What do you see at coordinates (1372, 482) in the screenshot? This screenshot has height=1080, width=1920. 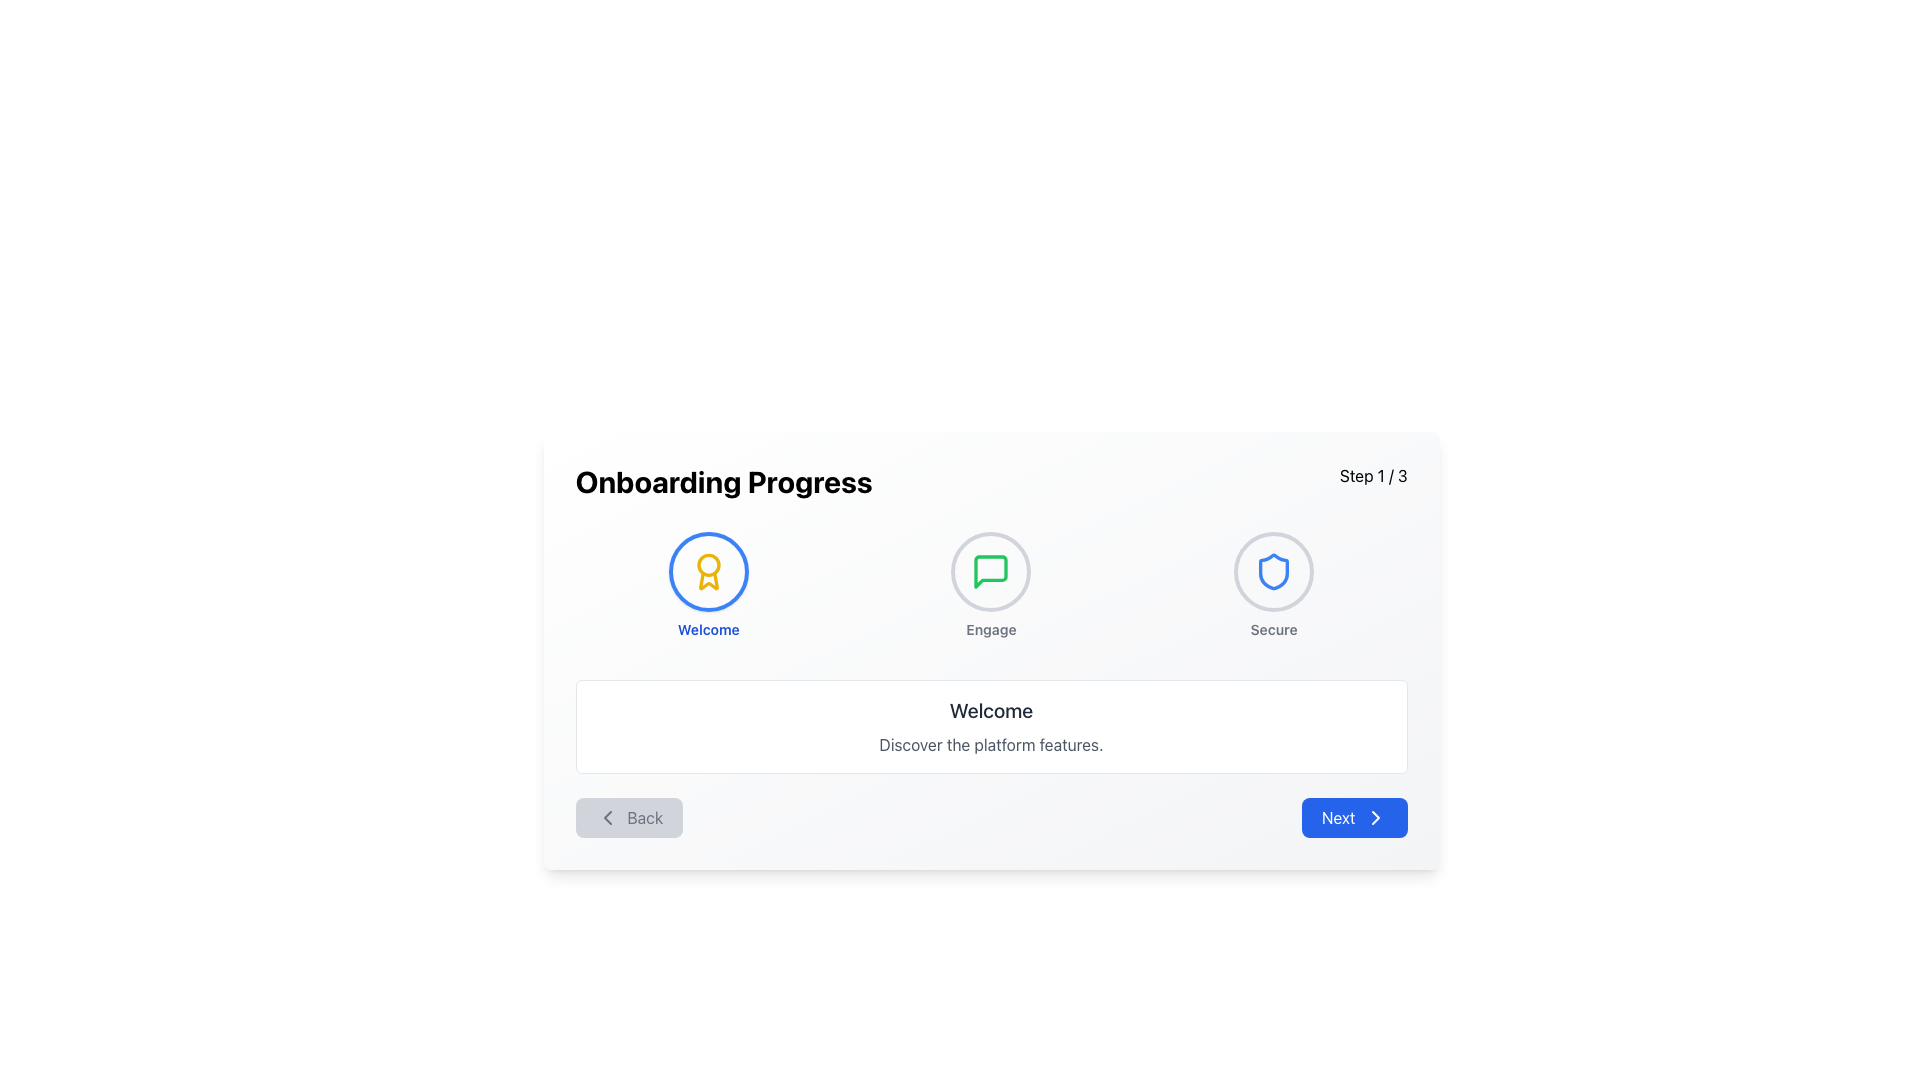 I see `the text label displaying 'Step 1 / 3', which is located to the right of the 'Onboarding Progress' label in the upper part of the page` at bounding box center [1372, 482].